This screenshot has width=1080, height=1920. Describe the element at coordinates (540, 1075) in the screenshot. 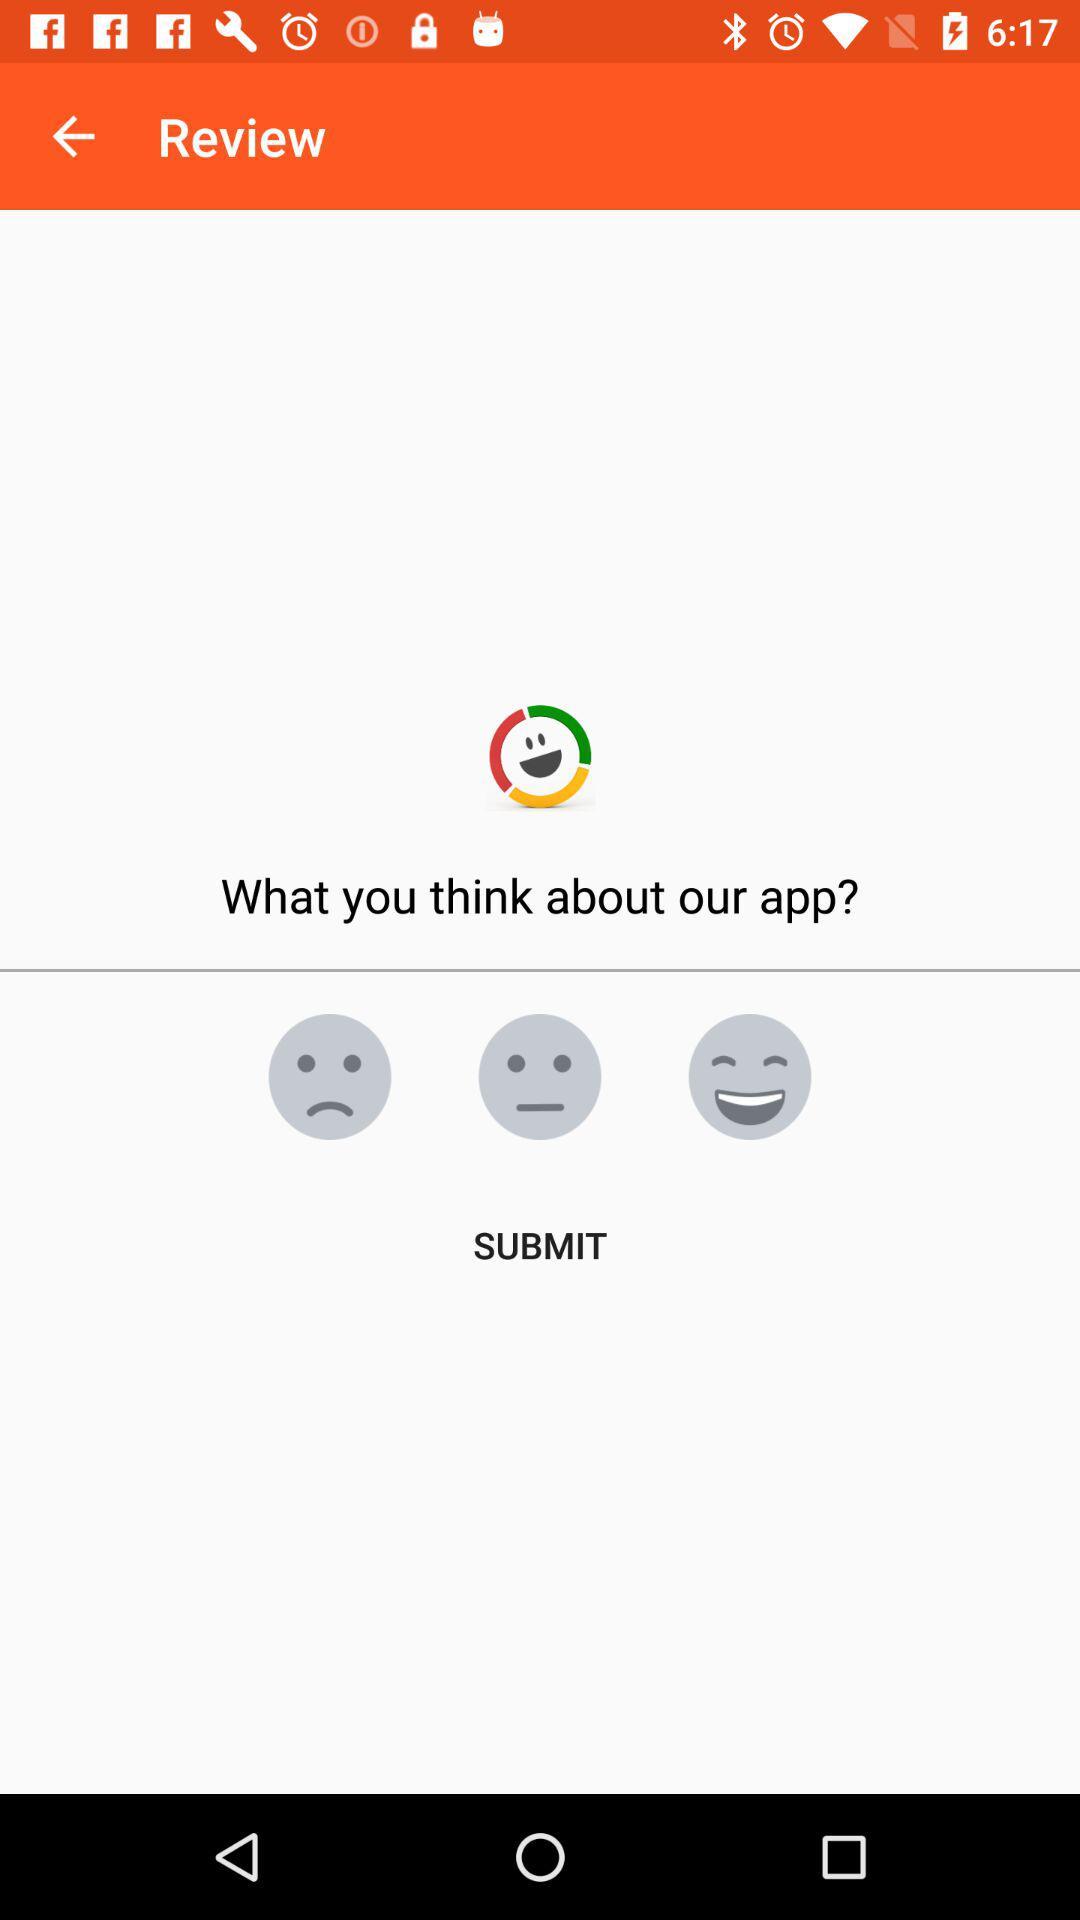

I see `item above submit` at that location.